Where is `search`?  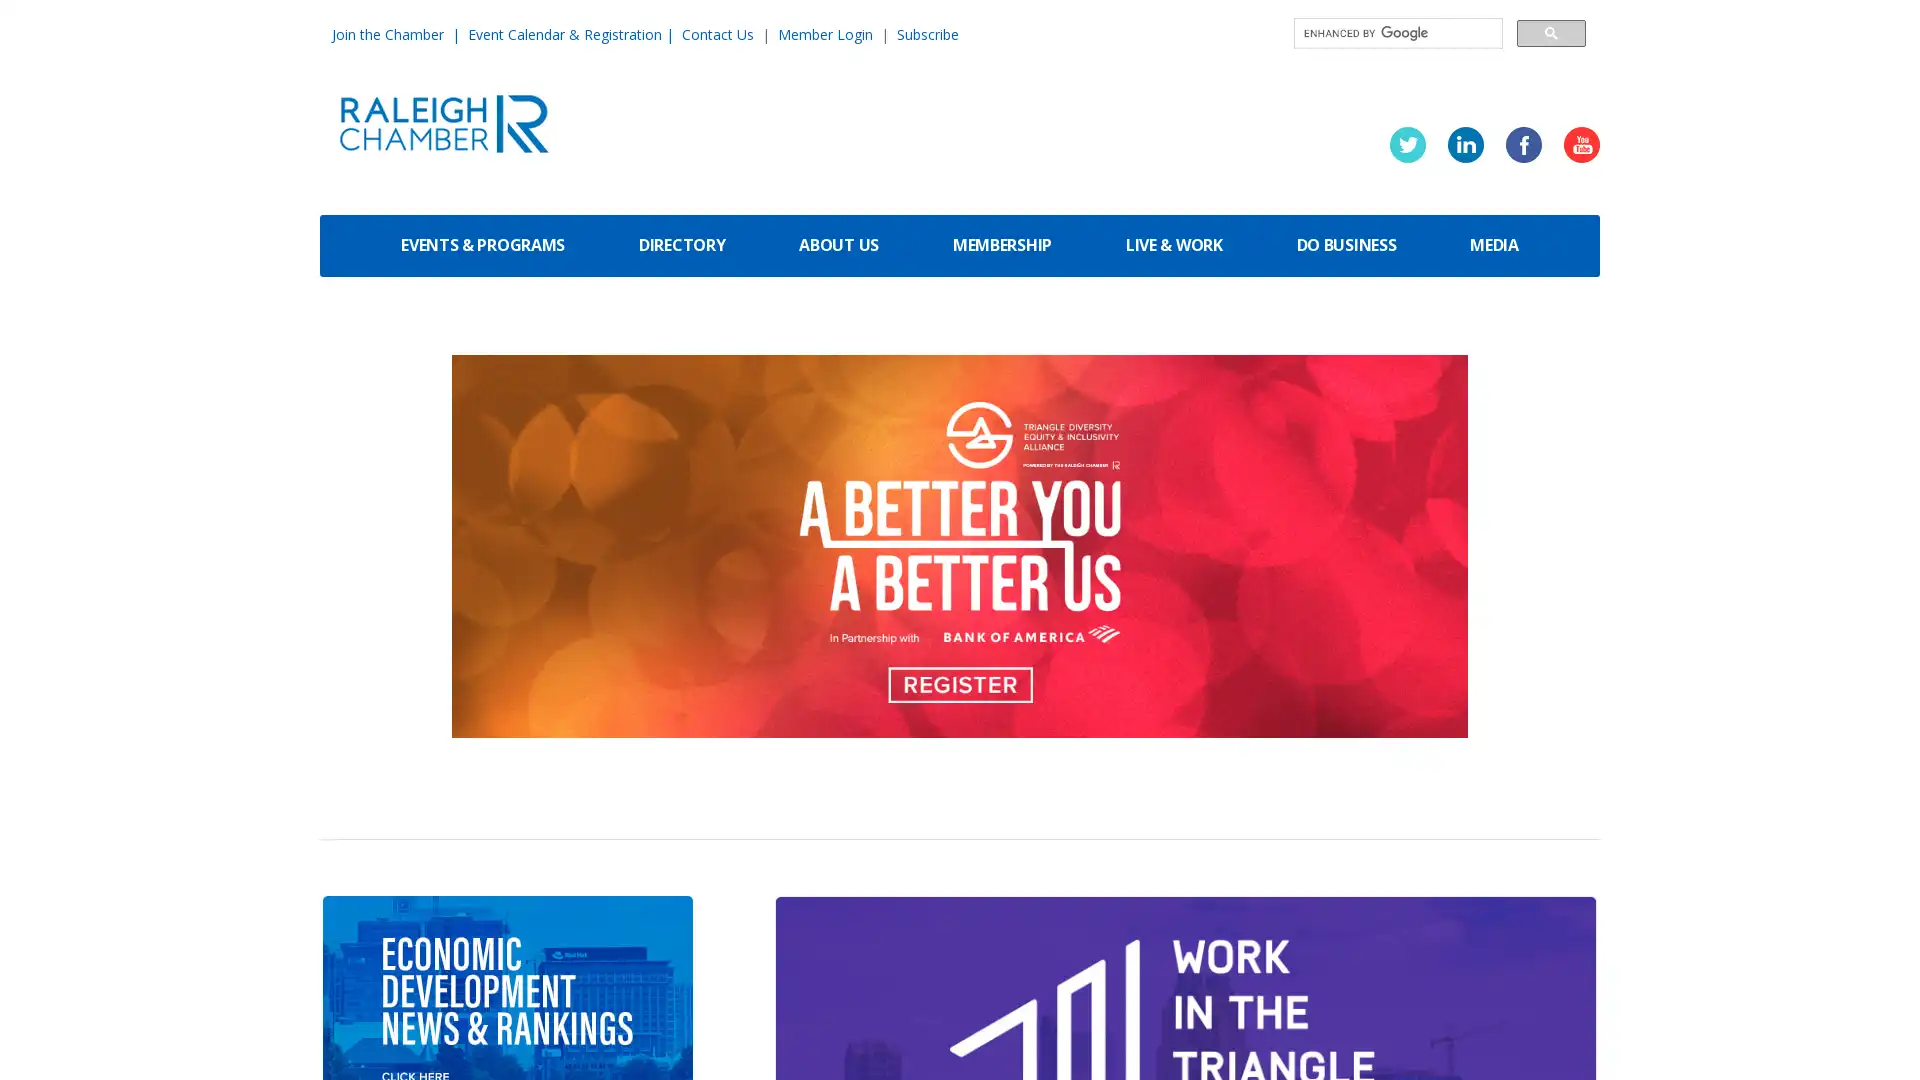
search is located at coordinates (1550, 32).